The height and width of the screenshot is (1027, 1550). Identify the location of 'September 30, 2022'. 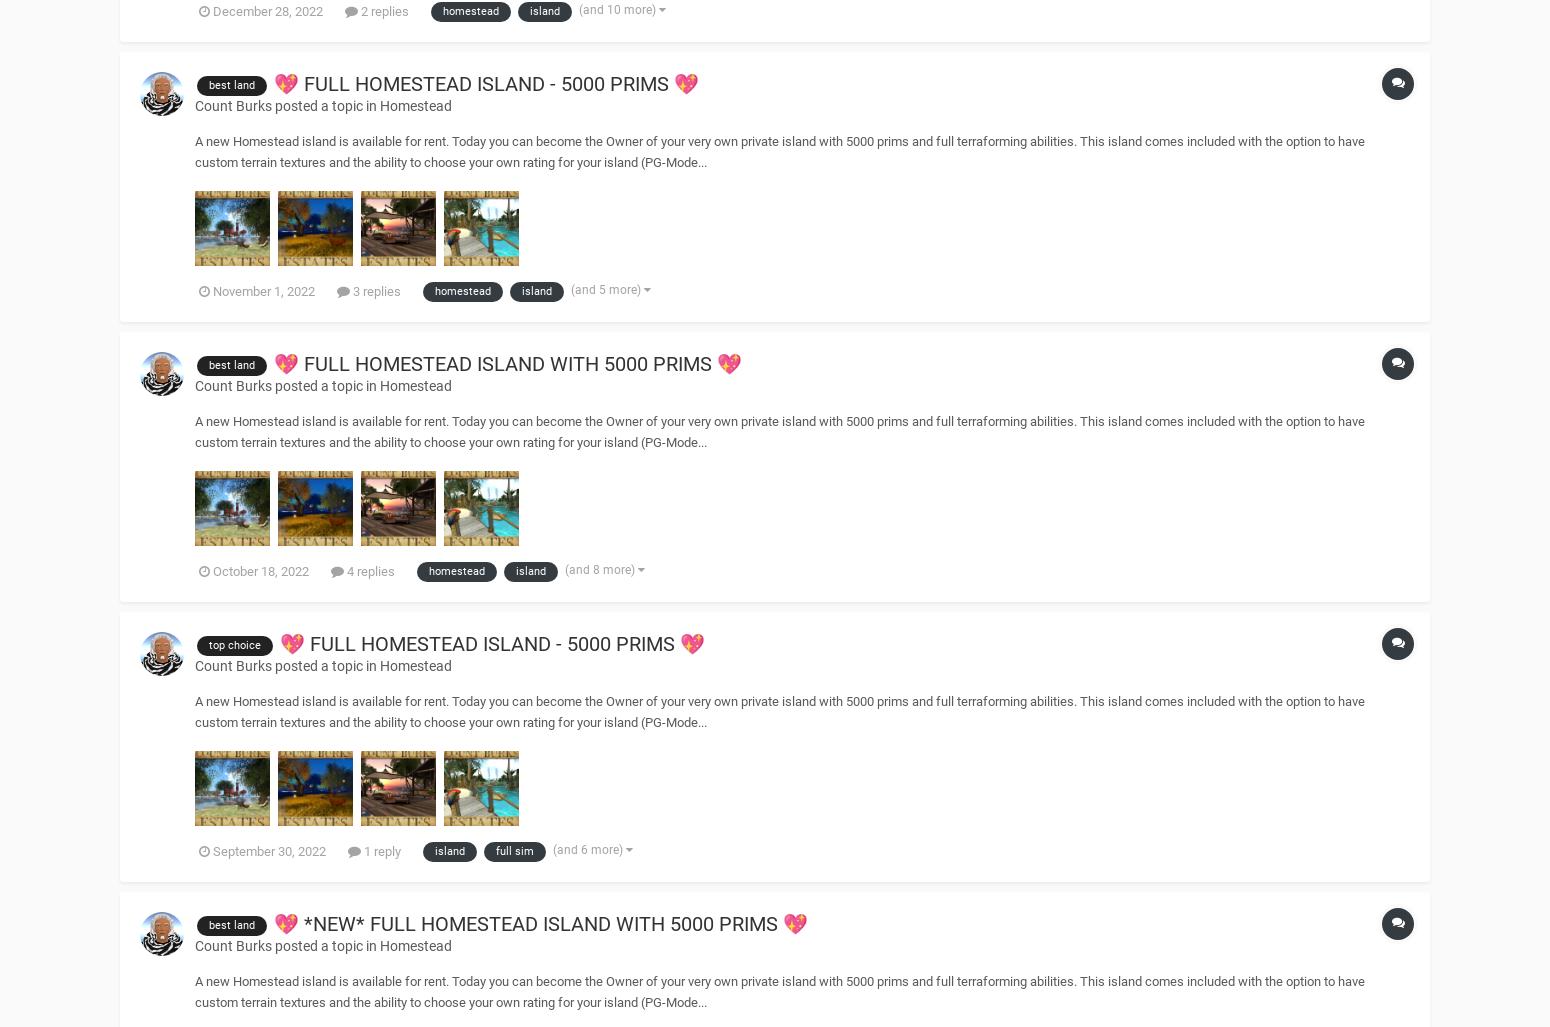
(269, 850).